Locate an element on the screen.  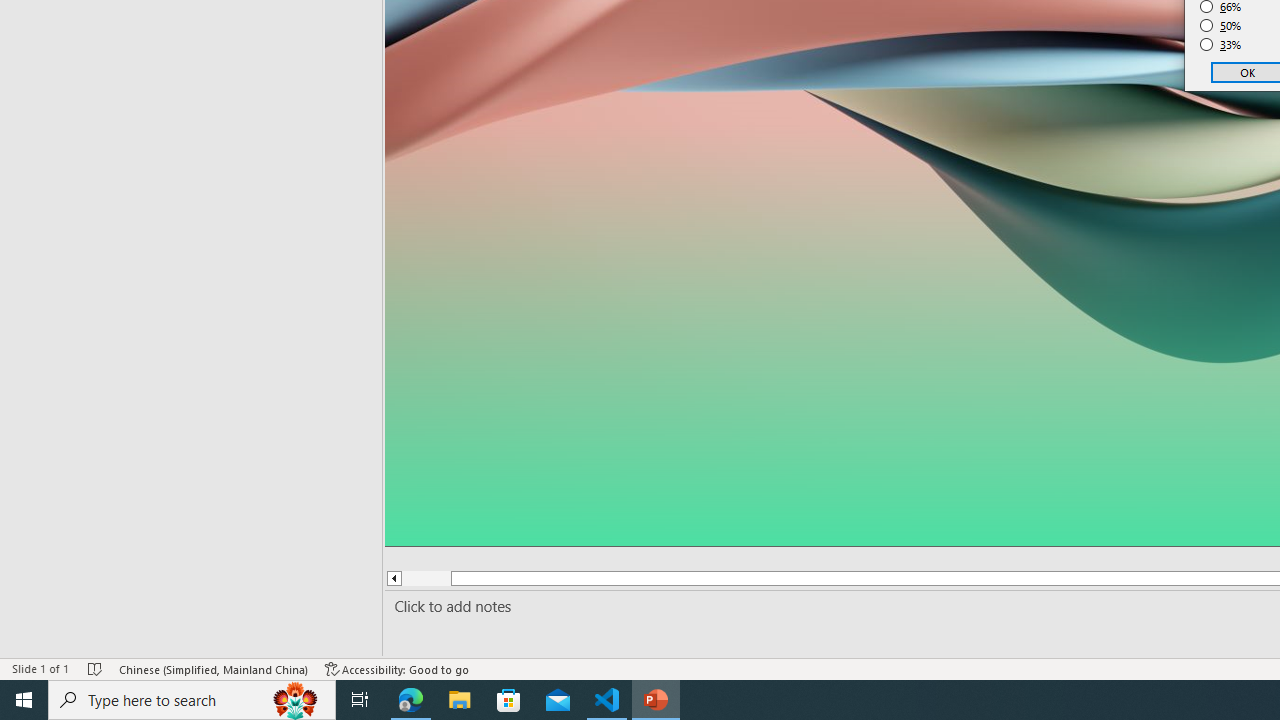
'Accessibility Checker Accessibility: Good to go' is located at coordinates (397, 669).